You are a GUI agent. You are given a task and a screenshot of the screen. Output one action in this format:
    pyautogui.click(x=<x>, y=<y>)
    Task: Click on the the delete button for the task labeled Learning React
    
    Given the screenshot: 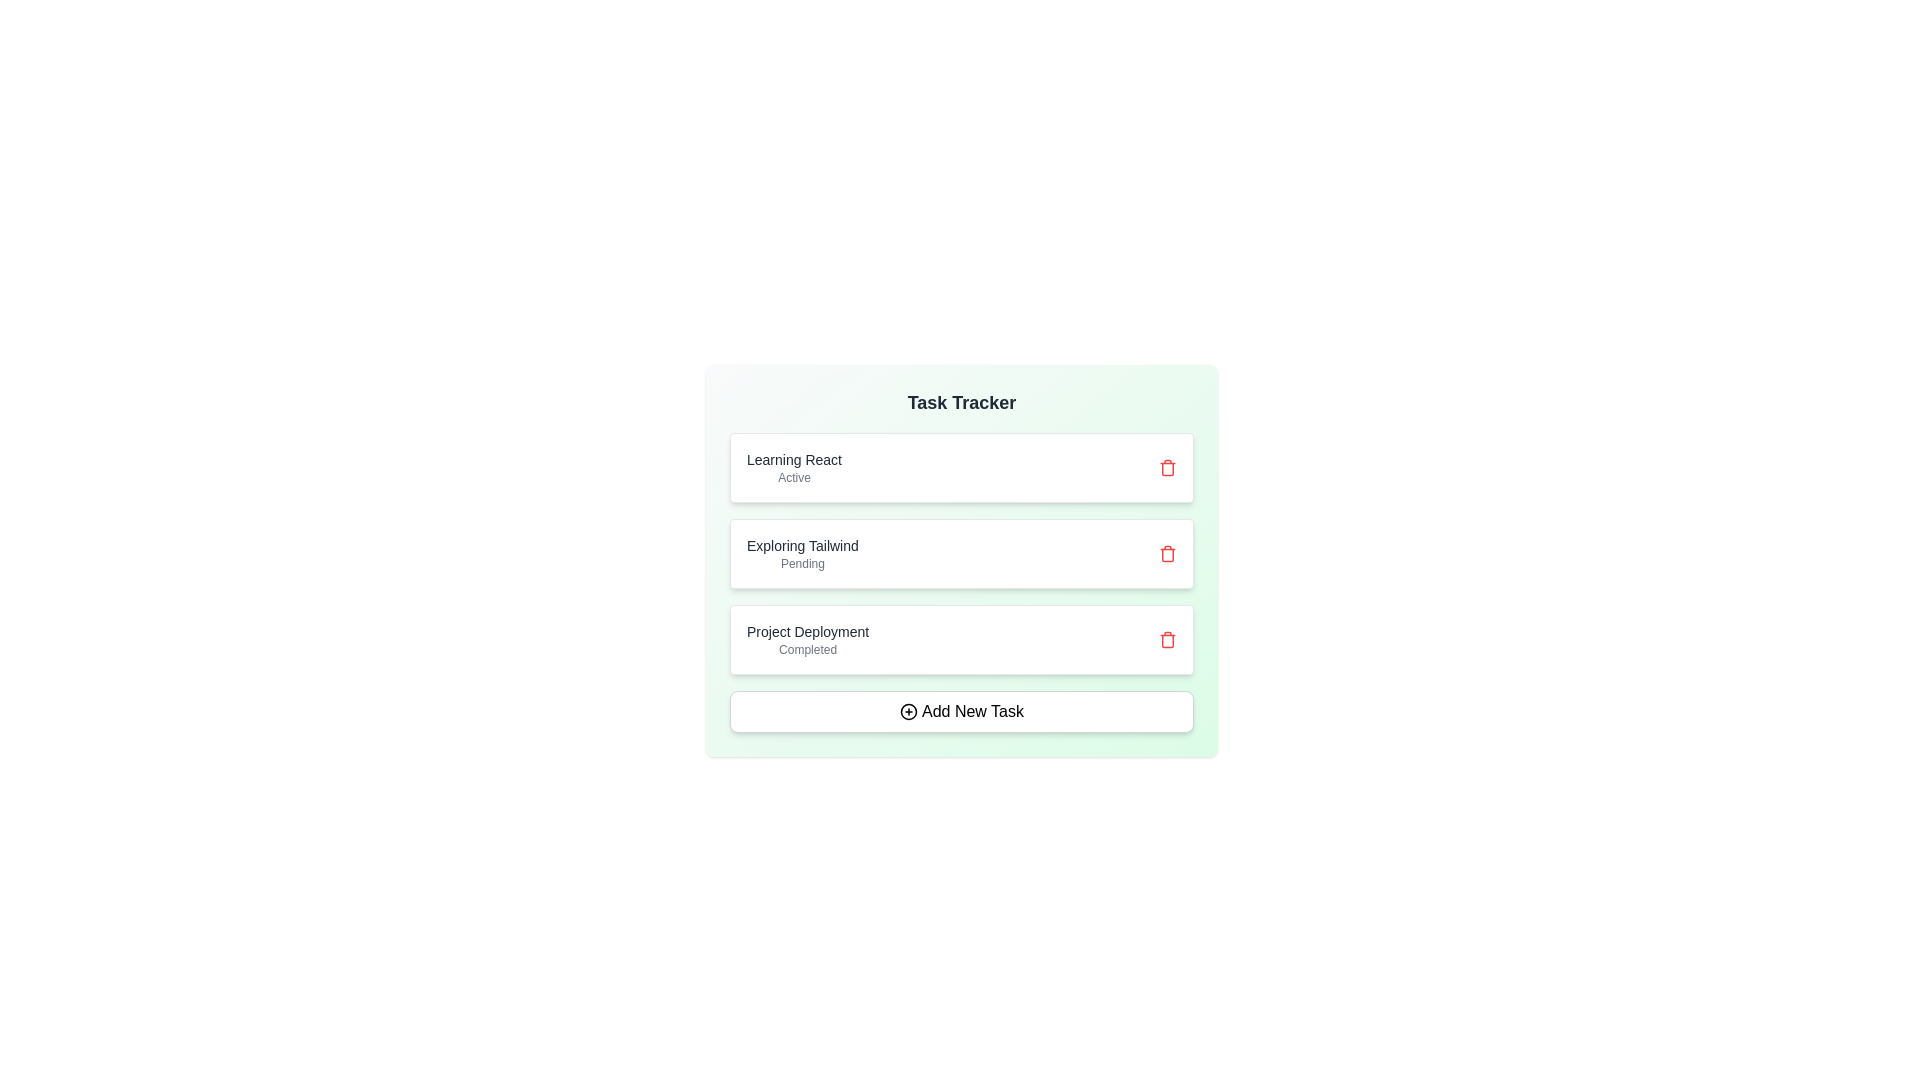 What is the action you would take?
    pyautogui.click(x=1167, y=467)
    